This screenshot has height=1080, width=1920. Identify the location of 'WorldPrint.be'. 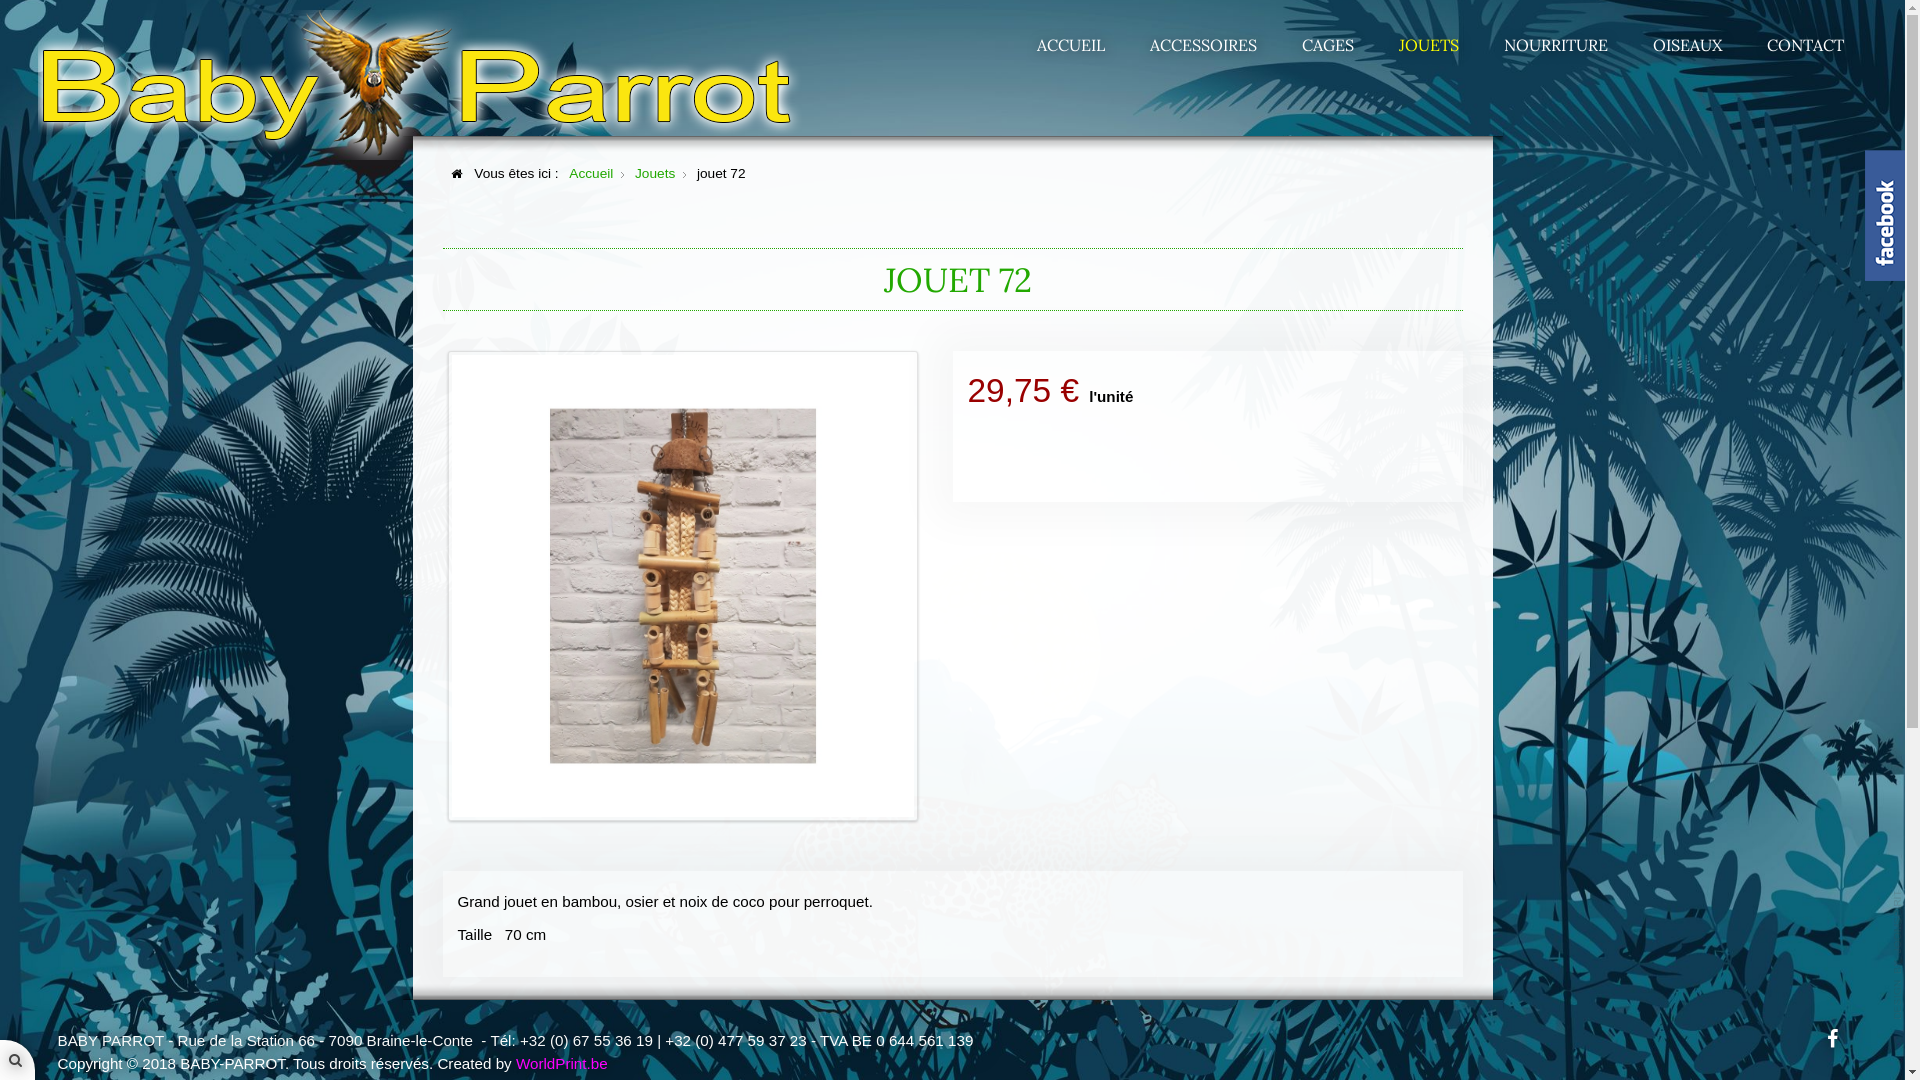
(515, 1062).